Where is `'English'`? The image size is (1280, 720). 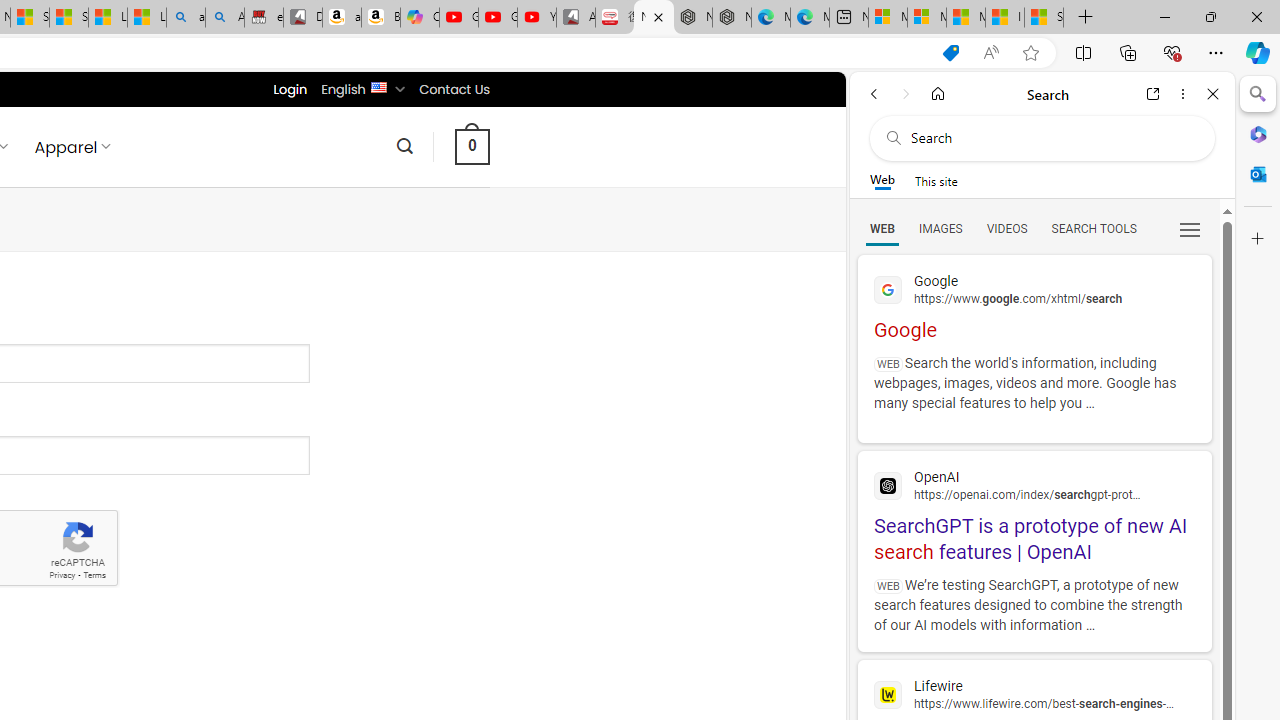
'English' is located at coordinates (378, 85).